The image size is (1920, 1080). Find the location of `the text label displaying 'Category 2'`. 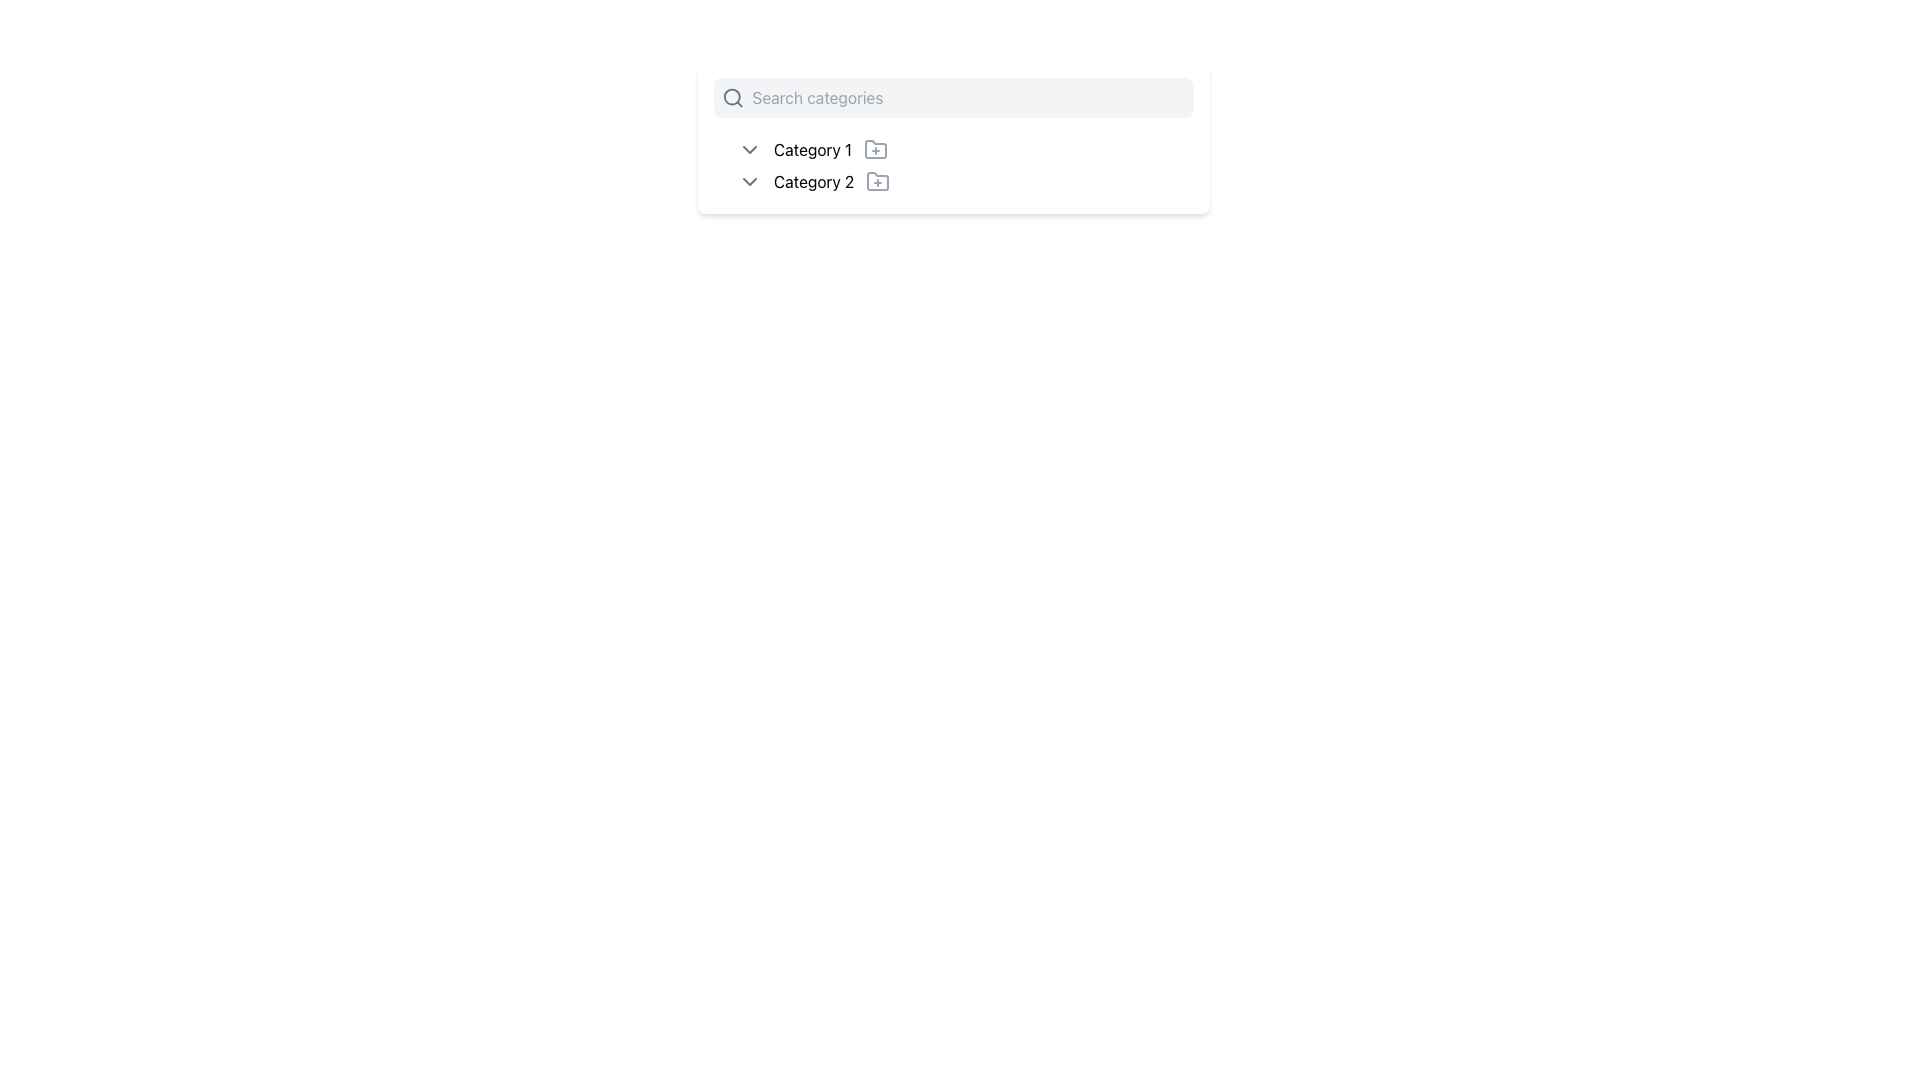

the text label displaying 'Category 2' is located at coordinates (814, 181).